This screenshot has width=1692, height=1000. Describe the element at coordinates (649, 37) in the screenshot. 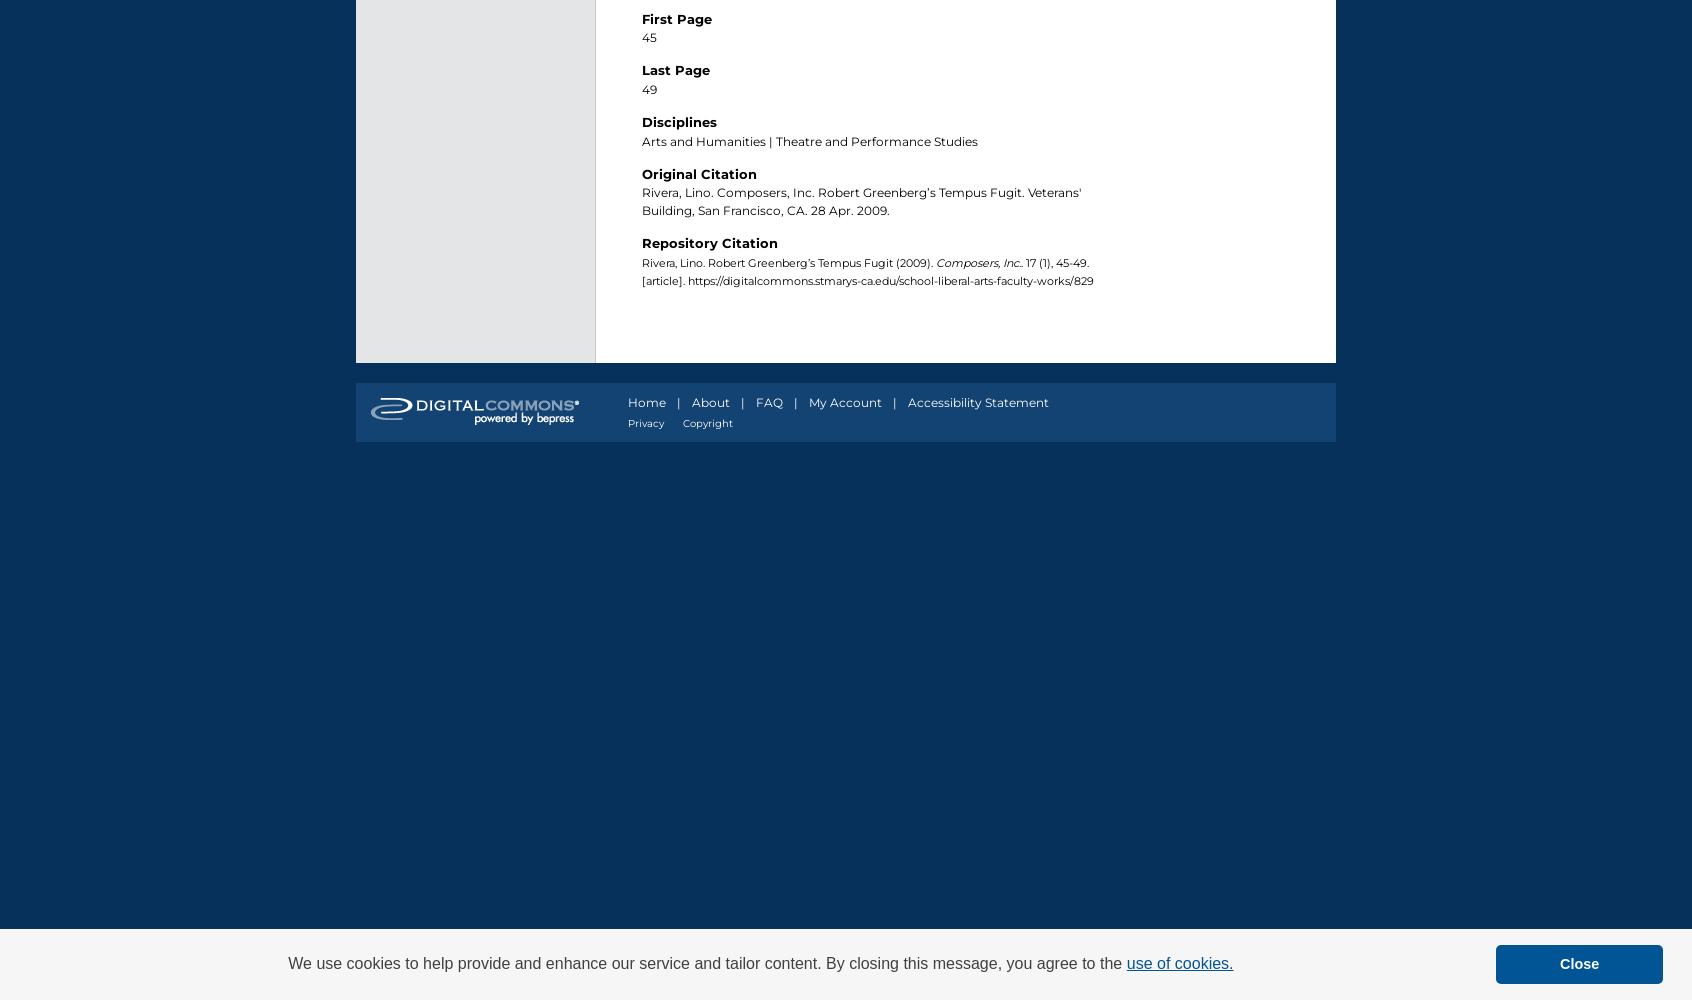

I see `'45'` at that location.